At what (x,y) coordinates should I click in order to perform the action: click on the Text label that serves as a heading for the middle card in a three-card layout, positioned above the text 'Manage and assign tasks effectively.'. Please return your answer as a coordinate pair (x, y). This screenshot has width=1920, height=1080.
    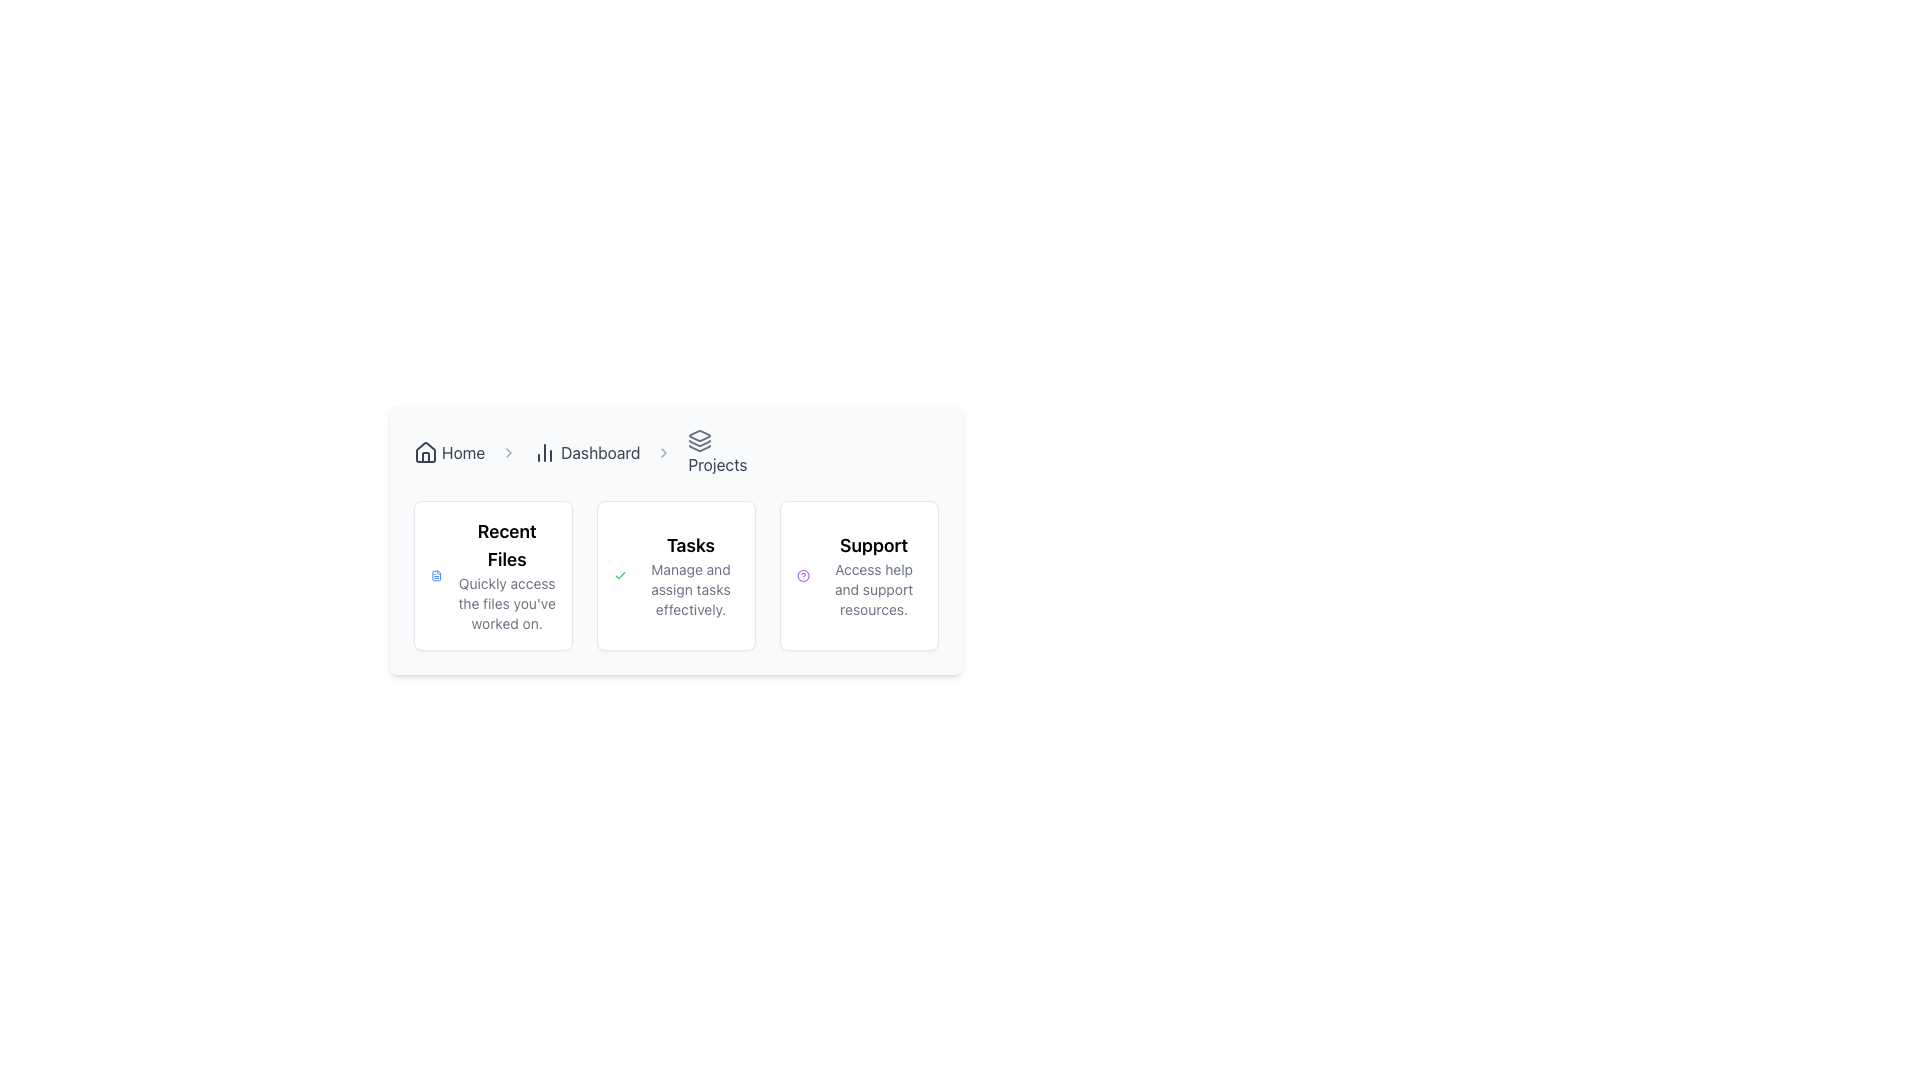
    Looking at the image, I should click on (691, 546).